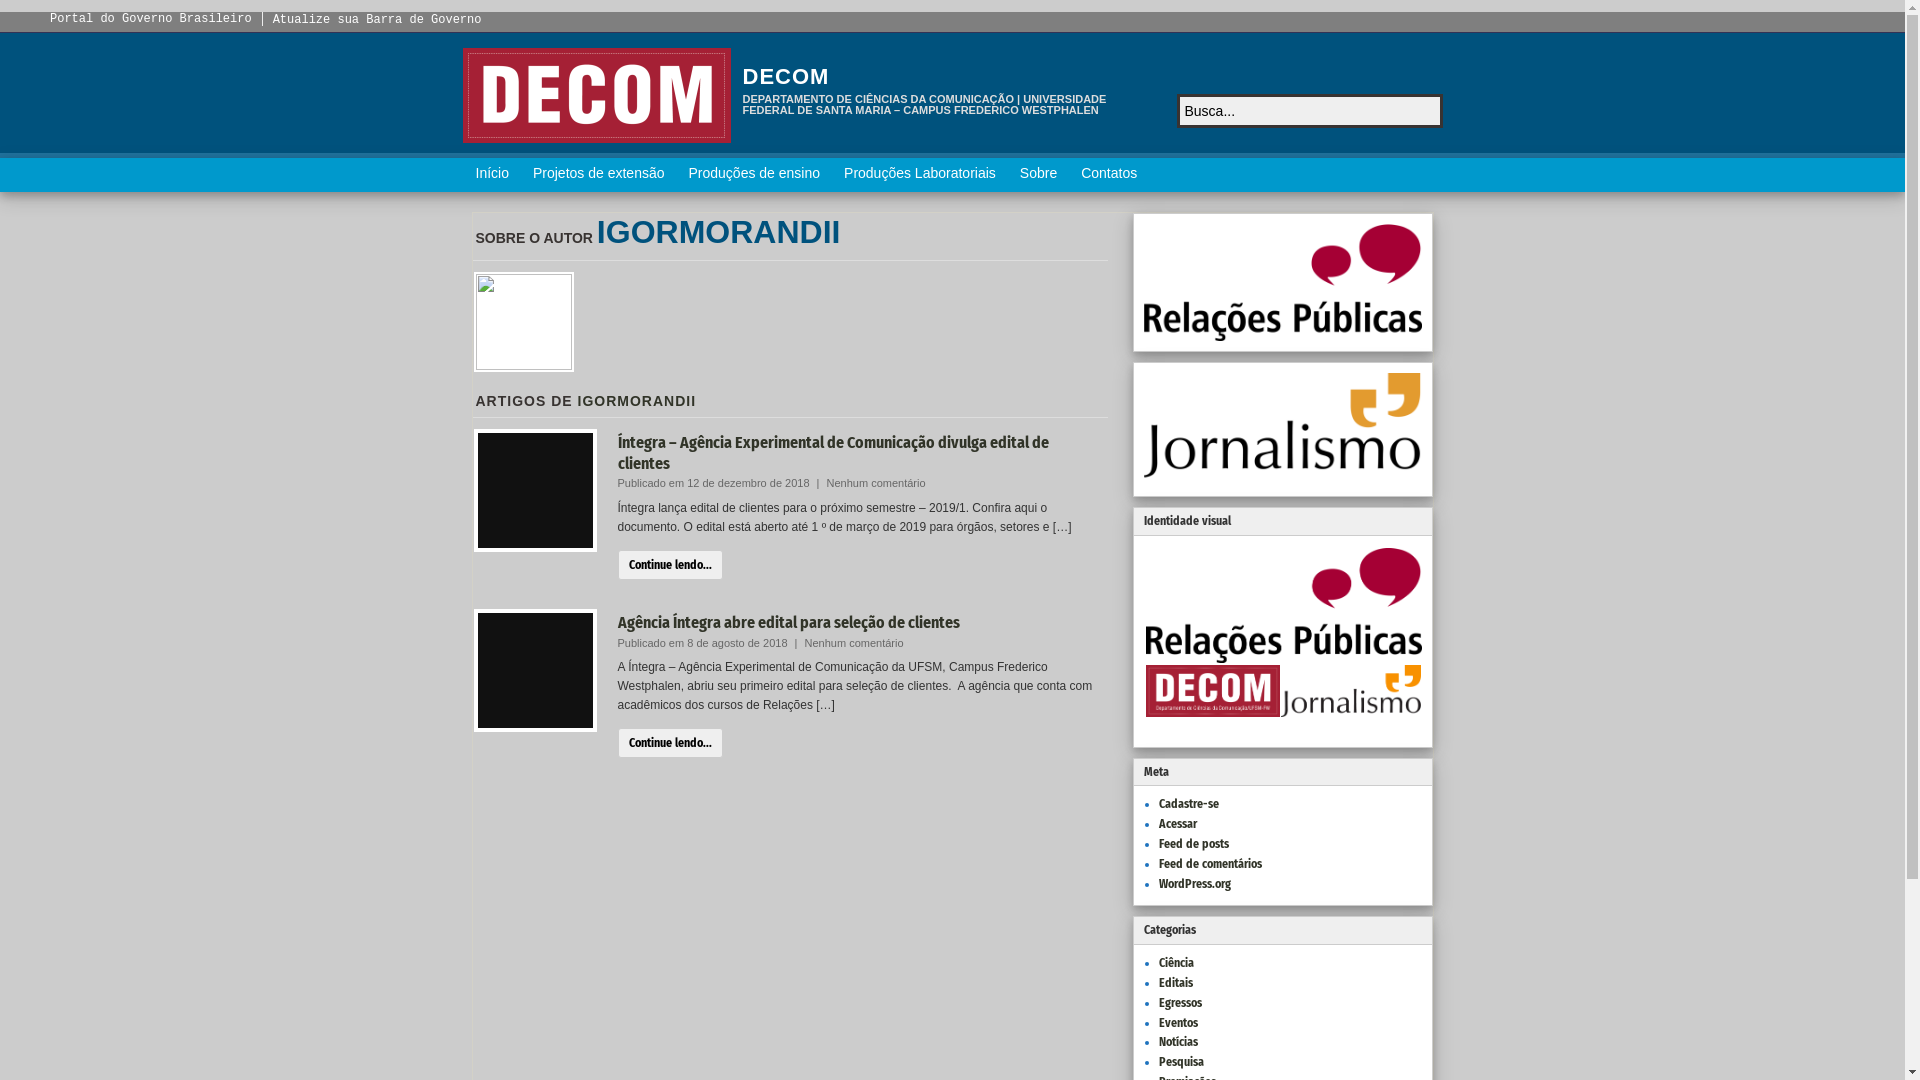 This screenshot has width=1920, height=1080. I want to click on 'Universidade Federal de Santa Maria', so click(594, 95).